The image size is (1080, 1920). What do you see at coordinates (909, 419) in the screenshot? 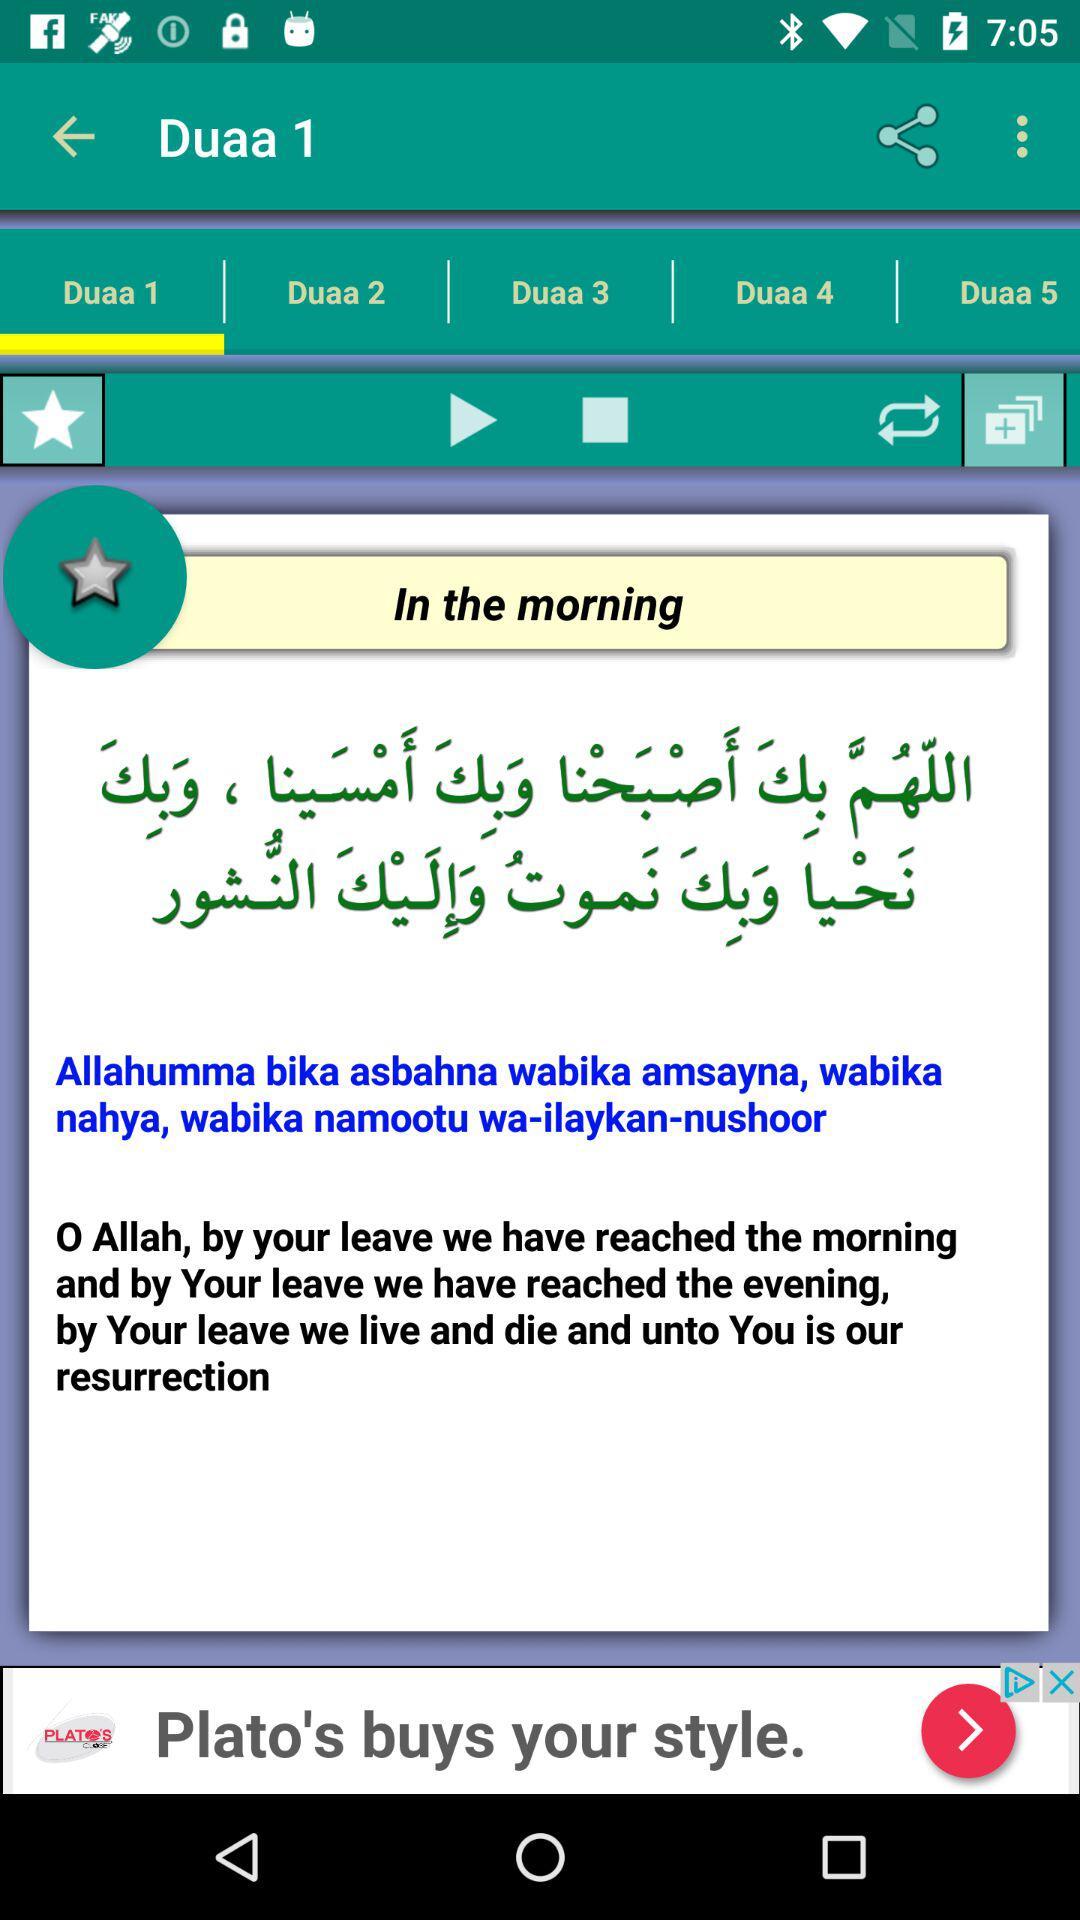
I see `the repeat icon` at bounding box center [909, 419].